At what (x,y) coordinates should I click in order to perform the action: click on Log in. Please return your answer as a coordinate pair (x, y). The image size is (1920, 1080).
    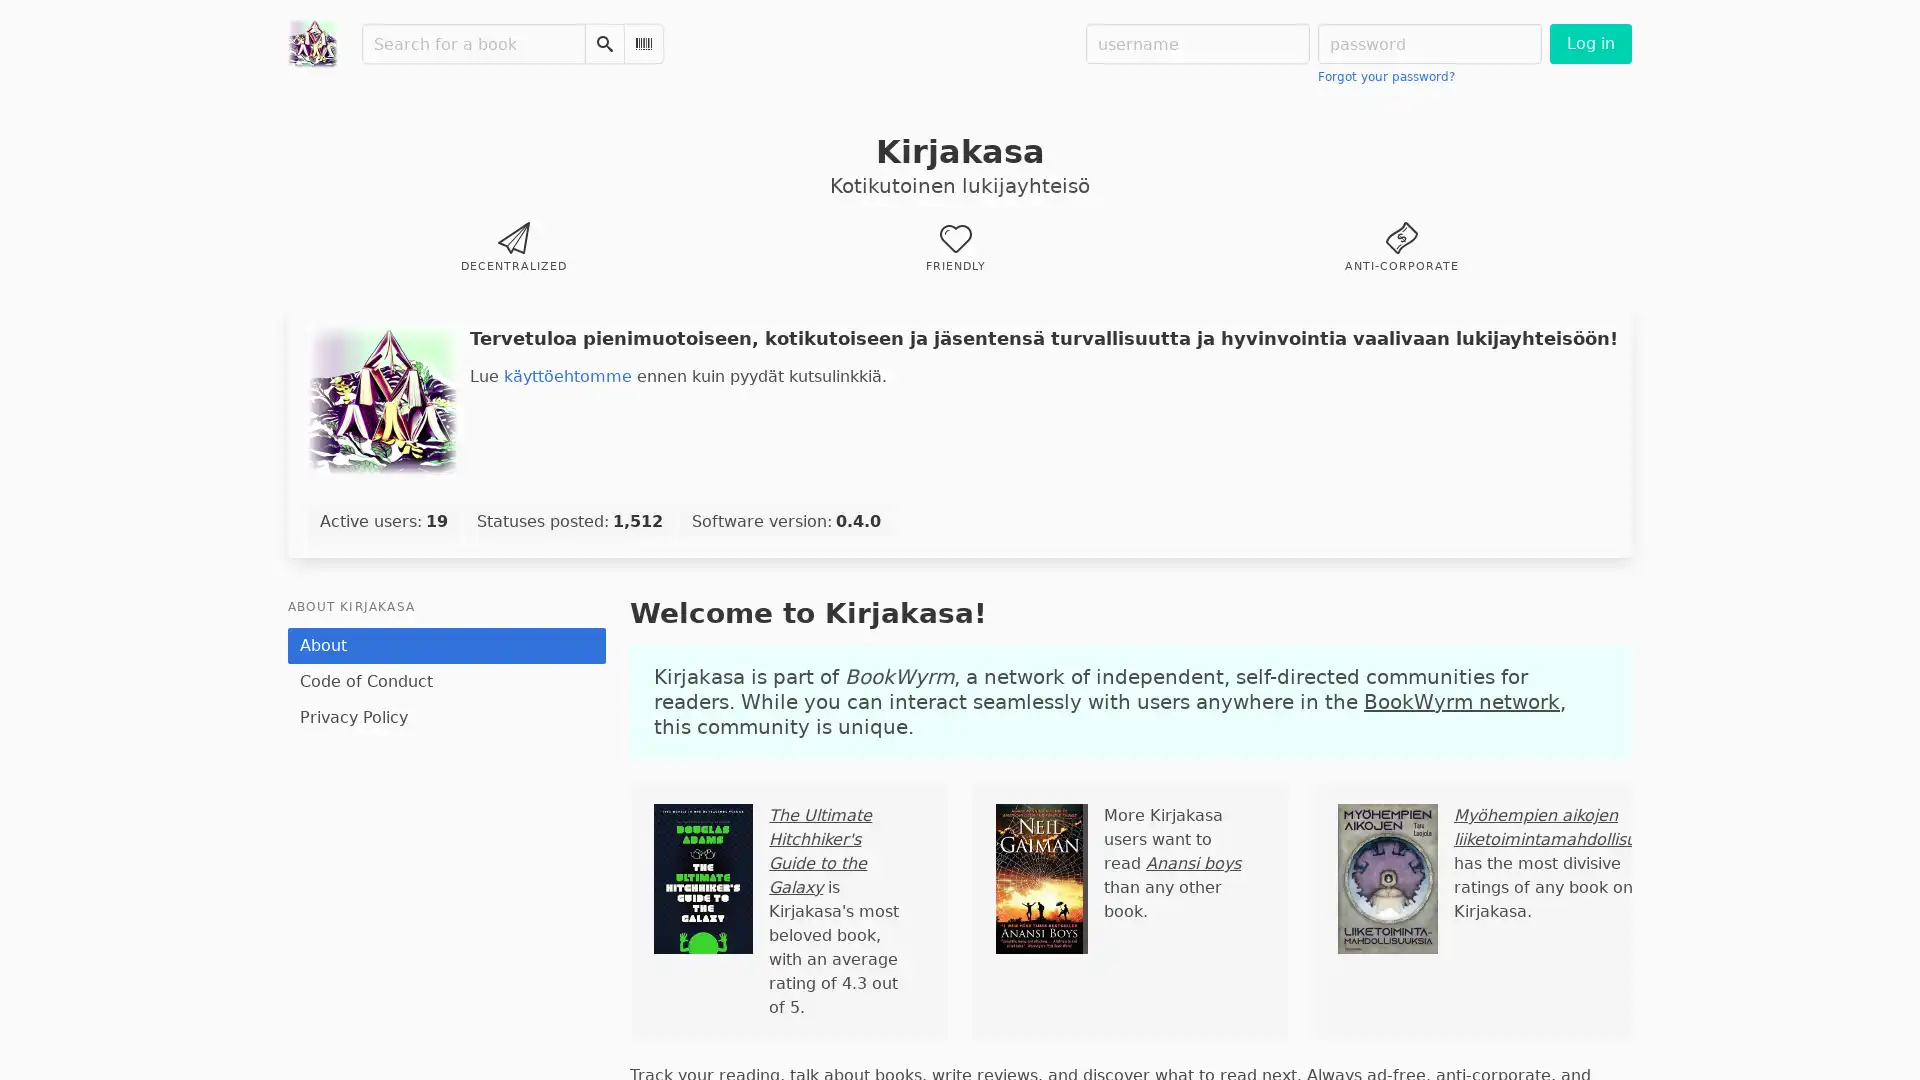
    Looking at the image, I should click on (1589, 43).